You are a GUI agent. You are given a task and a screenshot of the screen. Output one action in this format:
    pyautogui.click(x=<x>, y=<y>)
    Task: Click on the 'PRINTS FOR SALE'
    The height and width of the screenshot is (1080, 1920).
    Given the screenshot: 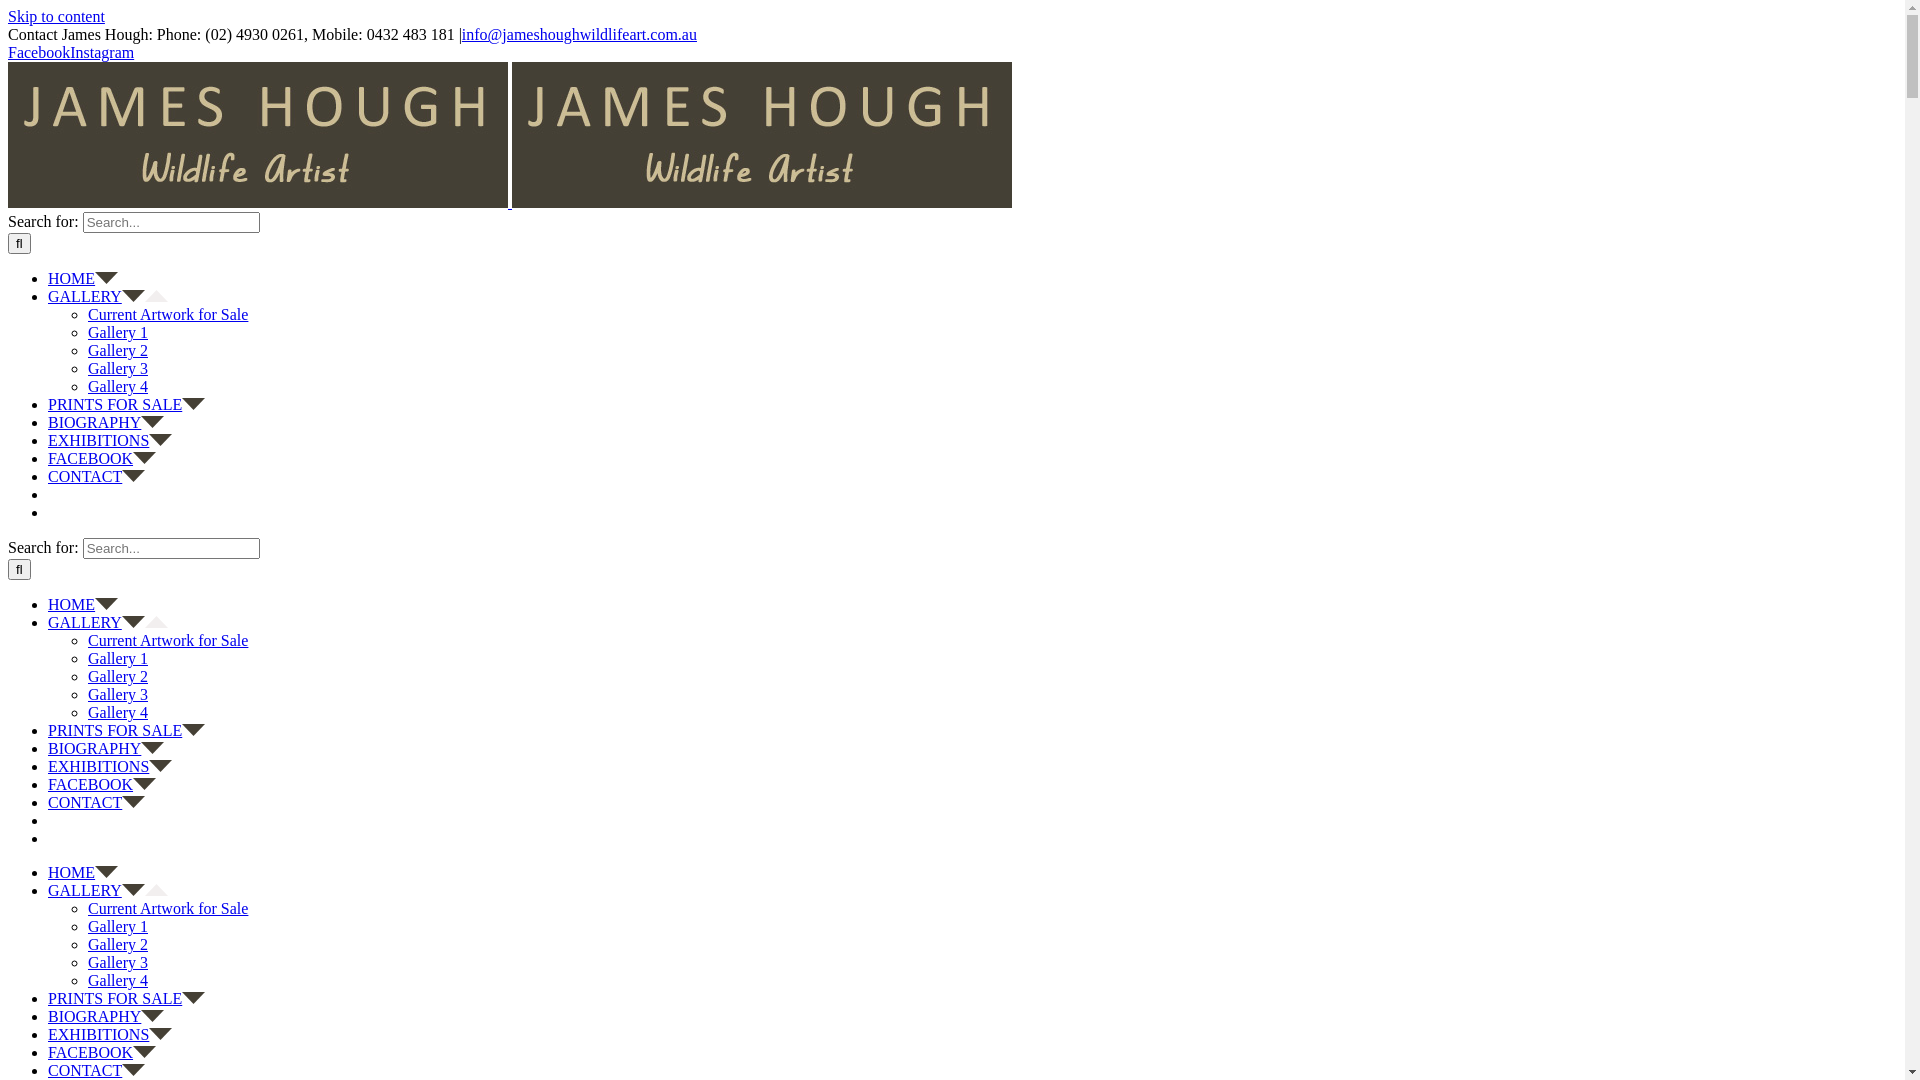 What is the action you would take?
    pyautogui.click(x=48, y=404)
    